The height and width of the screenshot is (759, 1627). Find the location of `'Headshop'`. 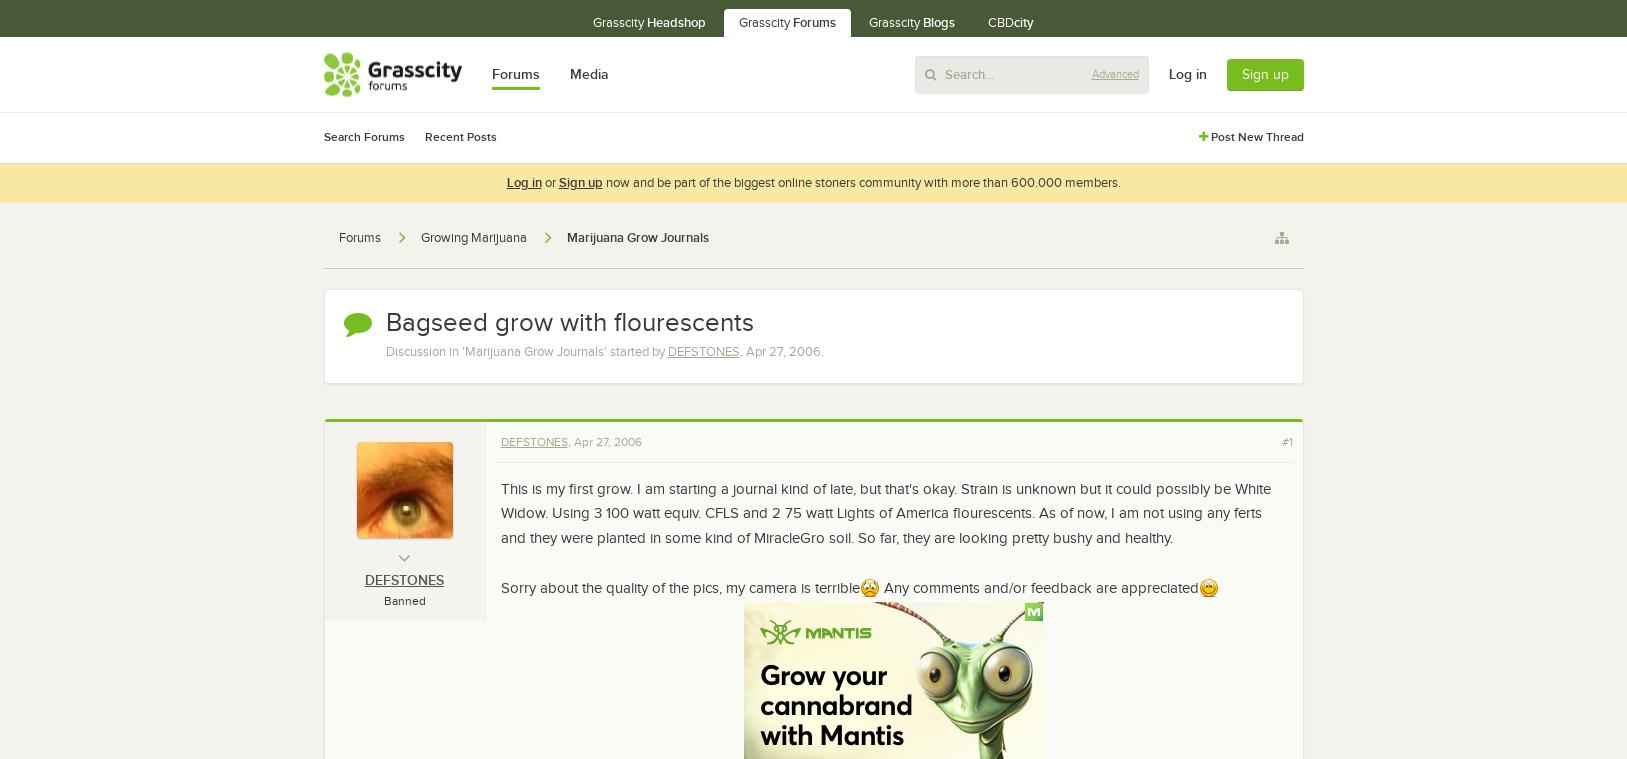

'Headshop' is located at coordinates (675, 21).